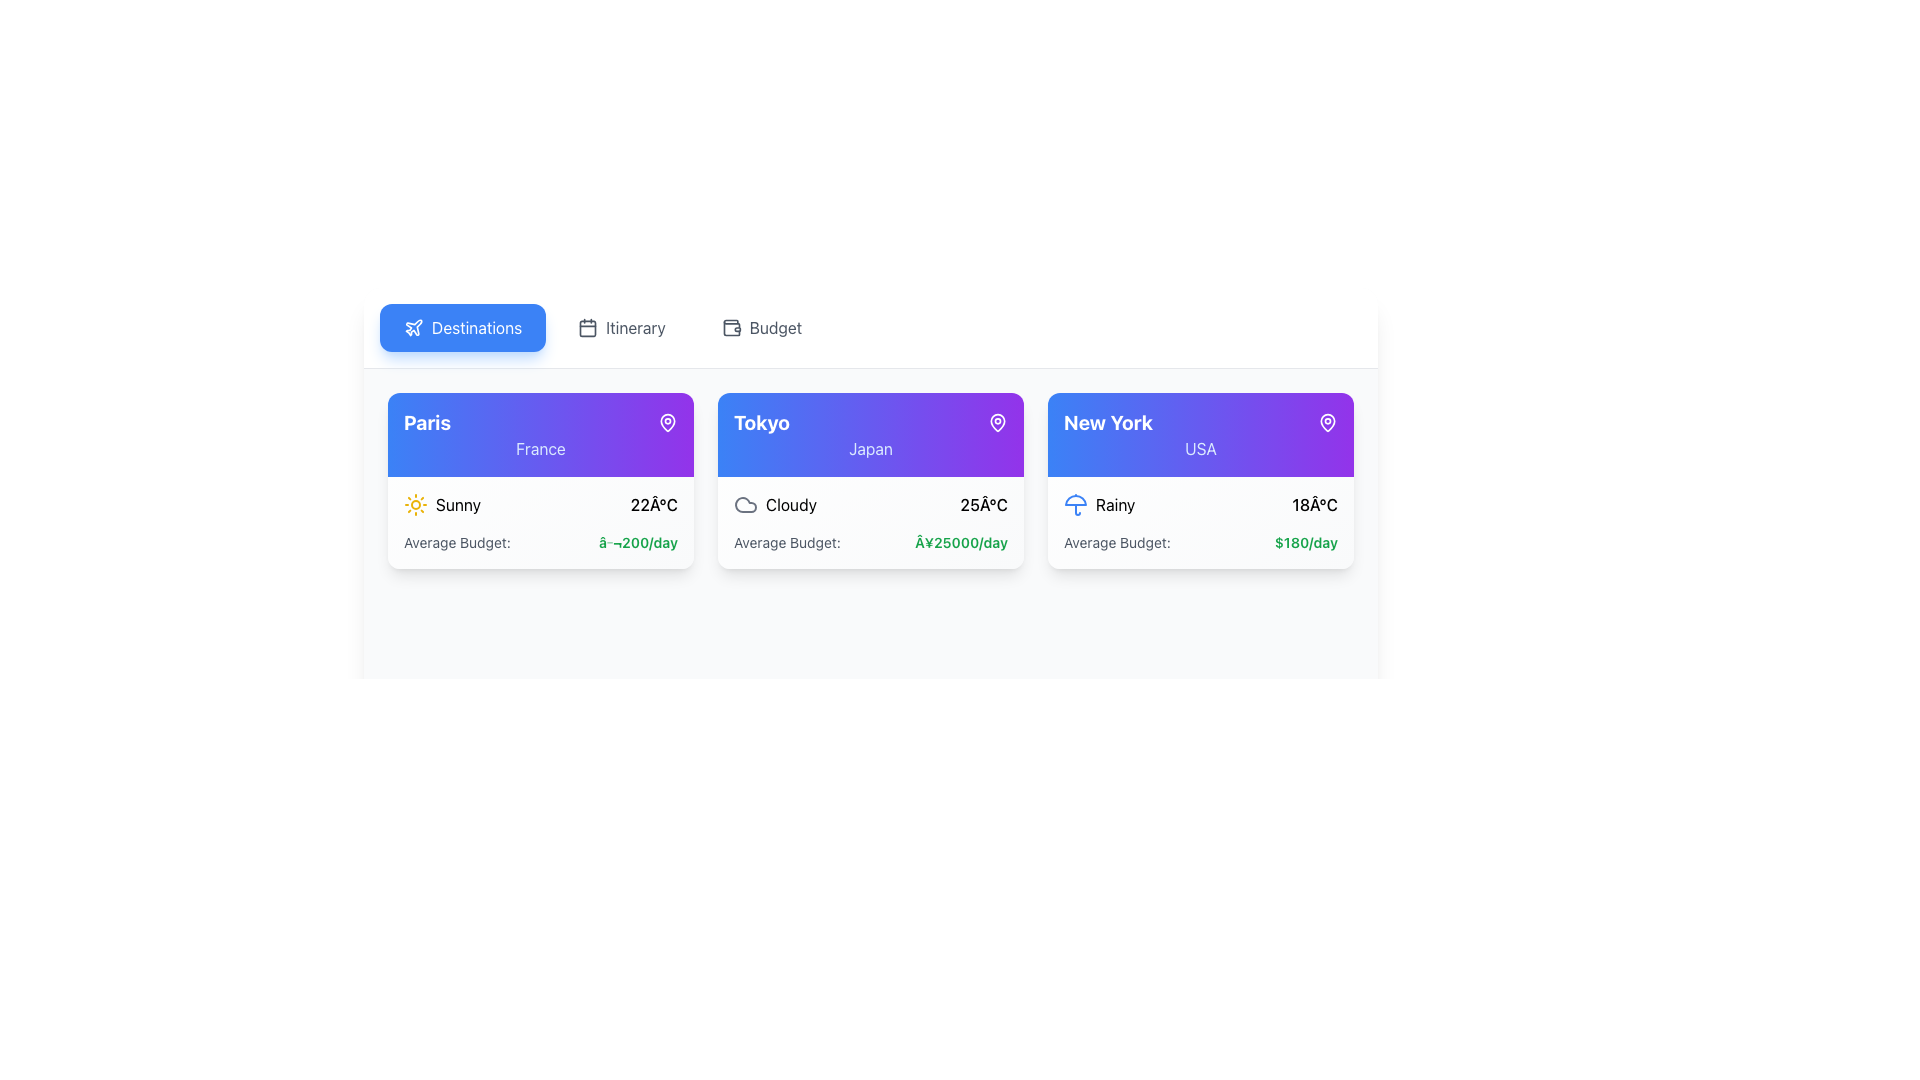 This screenshot has width=1920, height=1080. I want to click on the text label "Cloudy" located in the bottom-left portion of the Tokyo weather report card, positioned immediately to the right of the cloud icon, so click(790, 504).